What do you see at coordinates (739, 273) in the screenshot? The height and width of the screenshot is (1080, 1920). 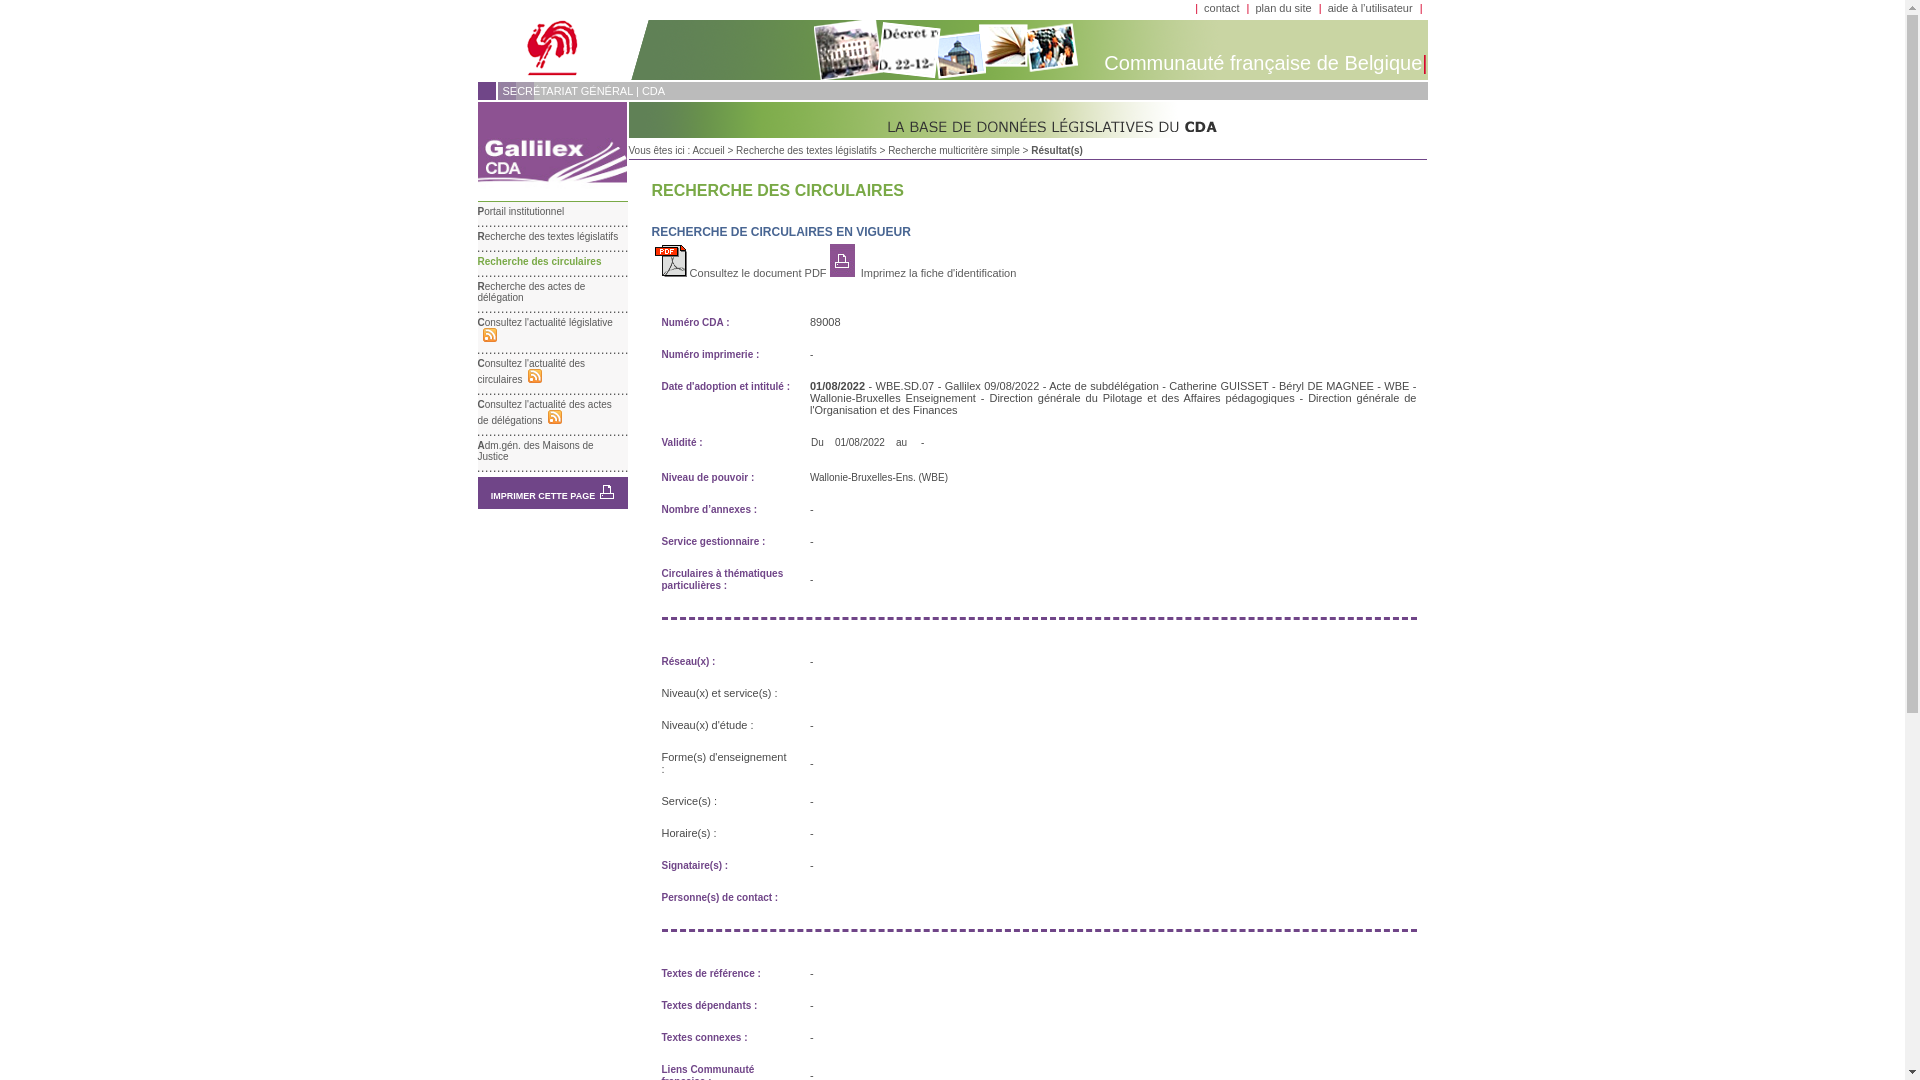 I see `'Consultez le document PDF'` at bounding box center [739, 273].